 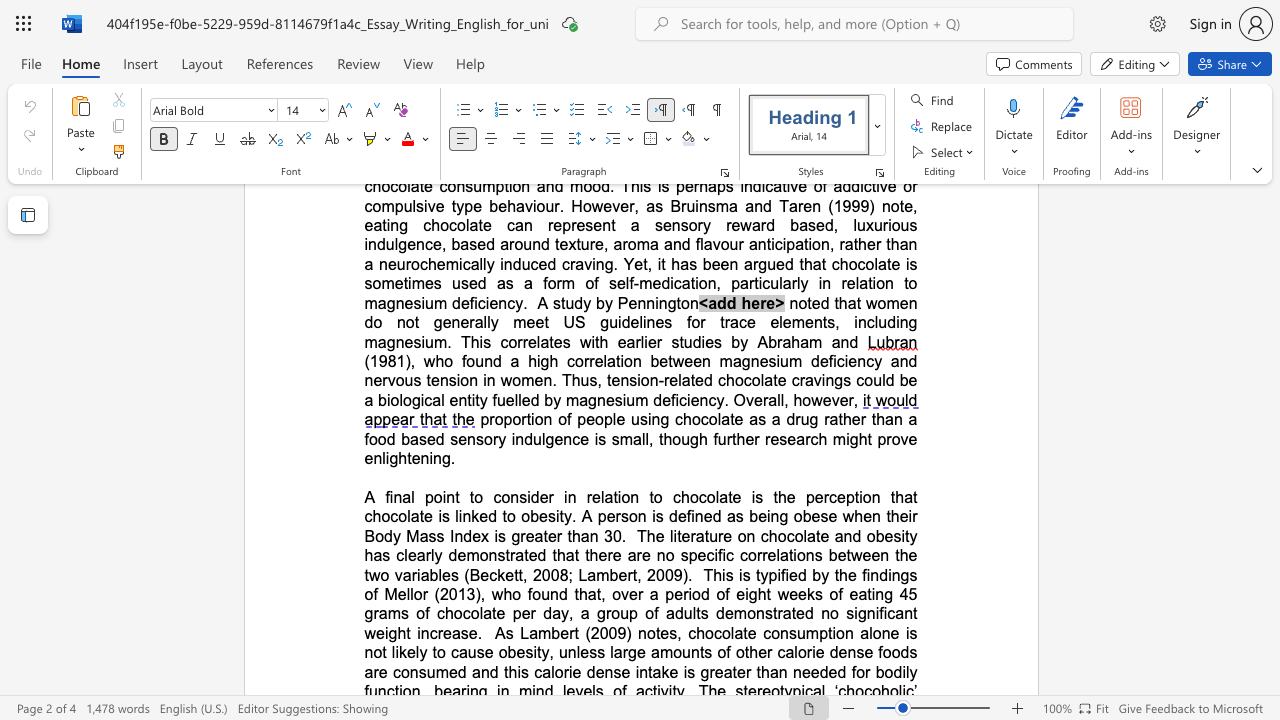 I want to click on the subset text "crea" within the text "no significant weight increase", so click(x=428, y=633).